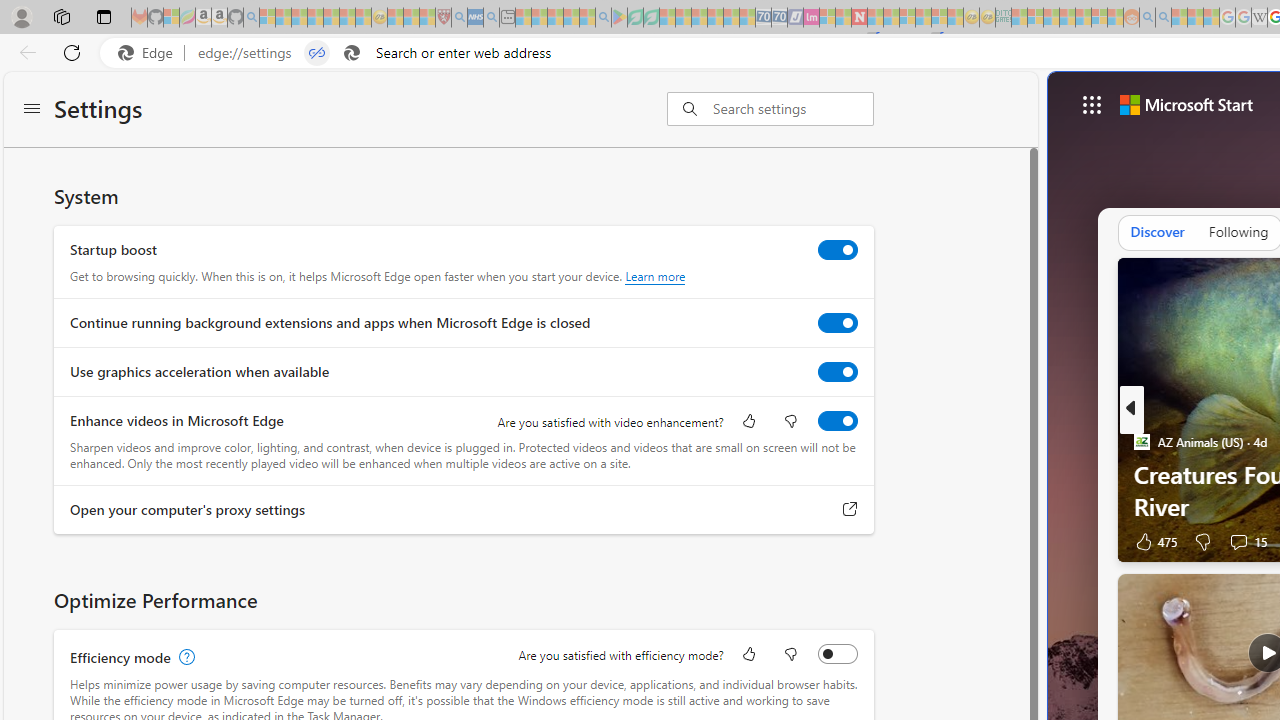  What do you see at coordinates (837, 420) in the screenshot?
I see `'Enhance videos in Microsoft Edge'` at bounding box center [837, 420].